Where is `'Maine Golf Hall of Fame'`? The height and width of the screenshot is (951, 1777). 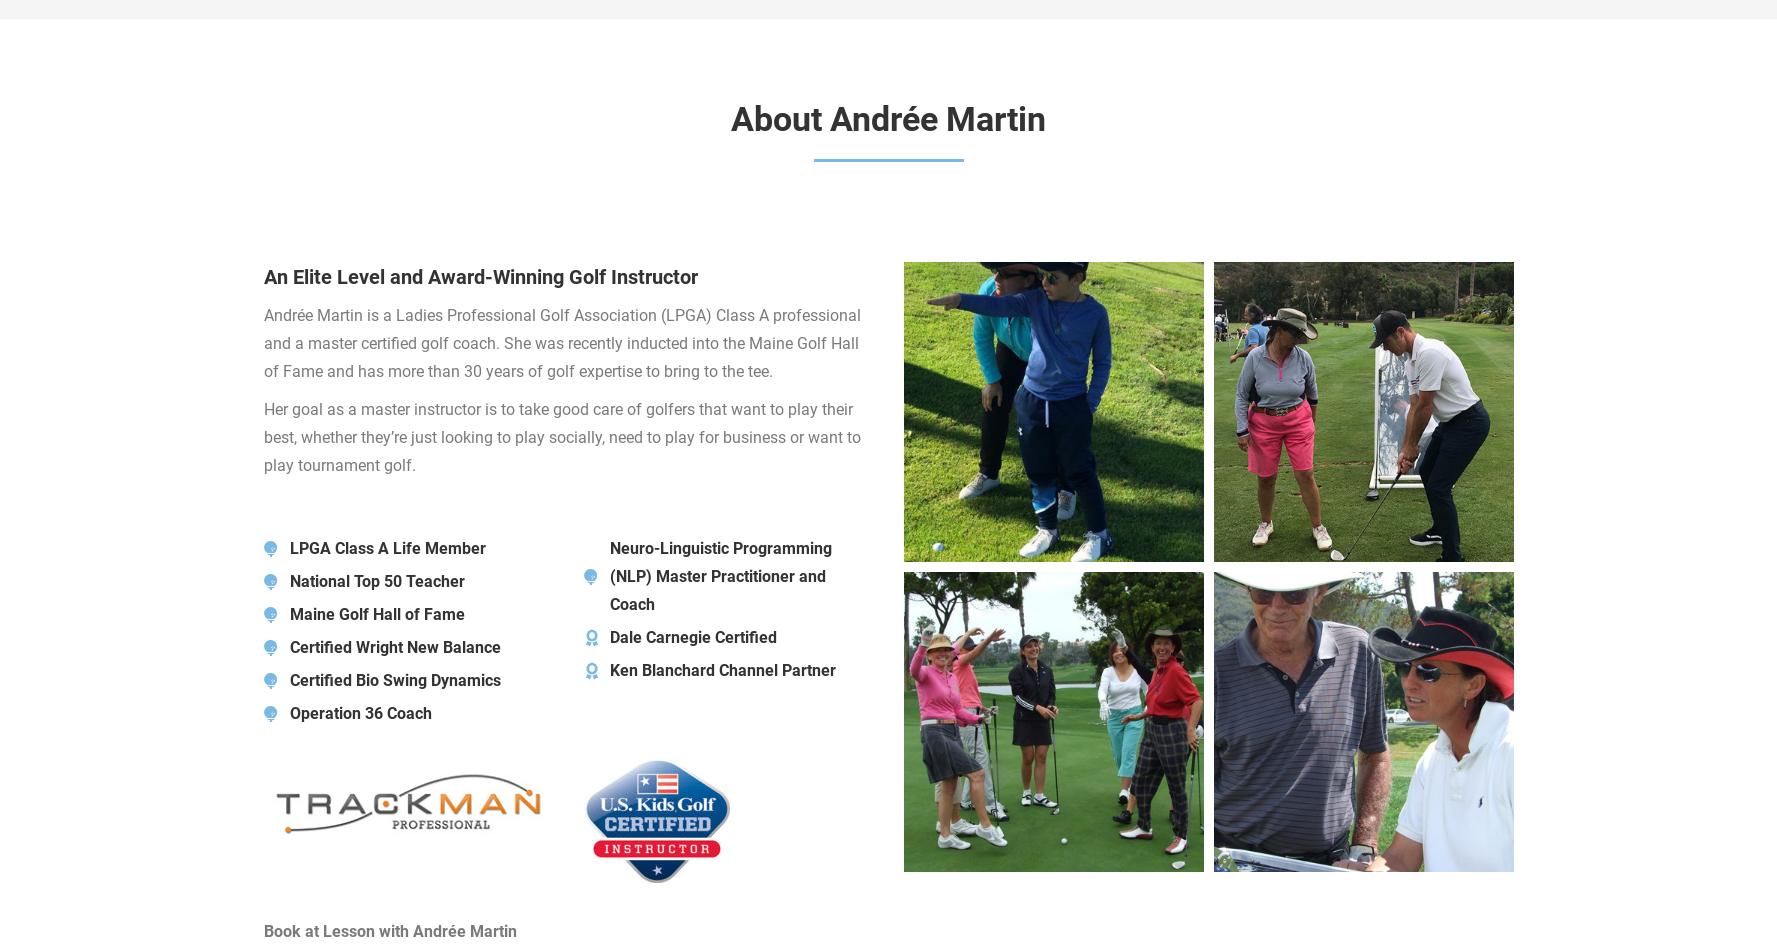
'Maine Golf Hall of Fame' is located at coordinates (376, 613).